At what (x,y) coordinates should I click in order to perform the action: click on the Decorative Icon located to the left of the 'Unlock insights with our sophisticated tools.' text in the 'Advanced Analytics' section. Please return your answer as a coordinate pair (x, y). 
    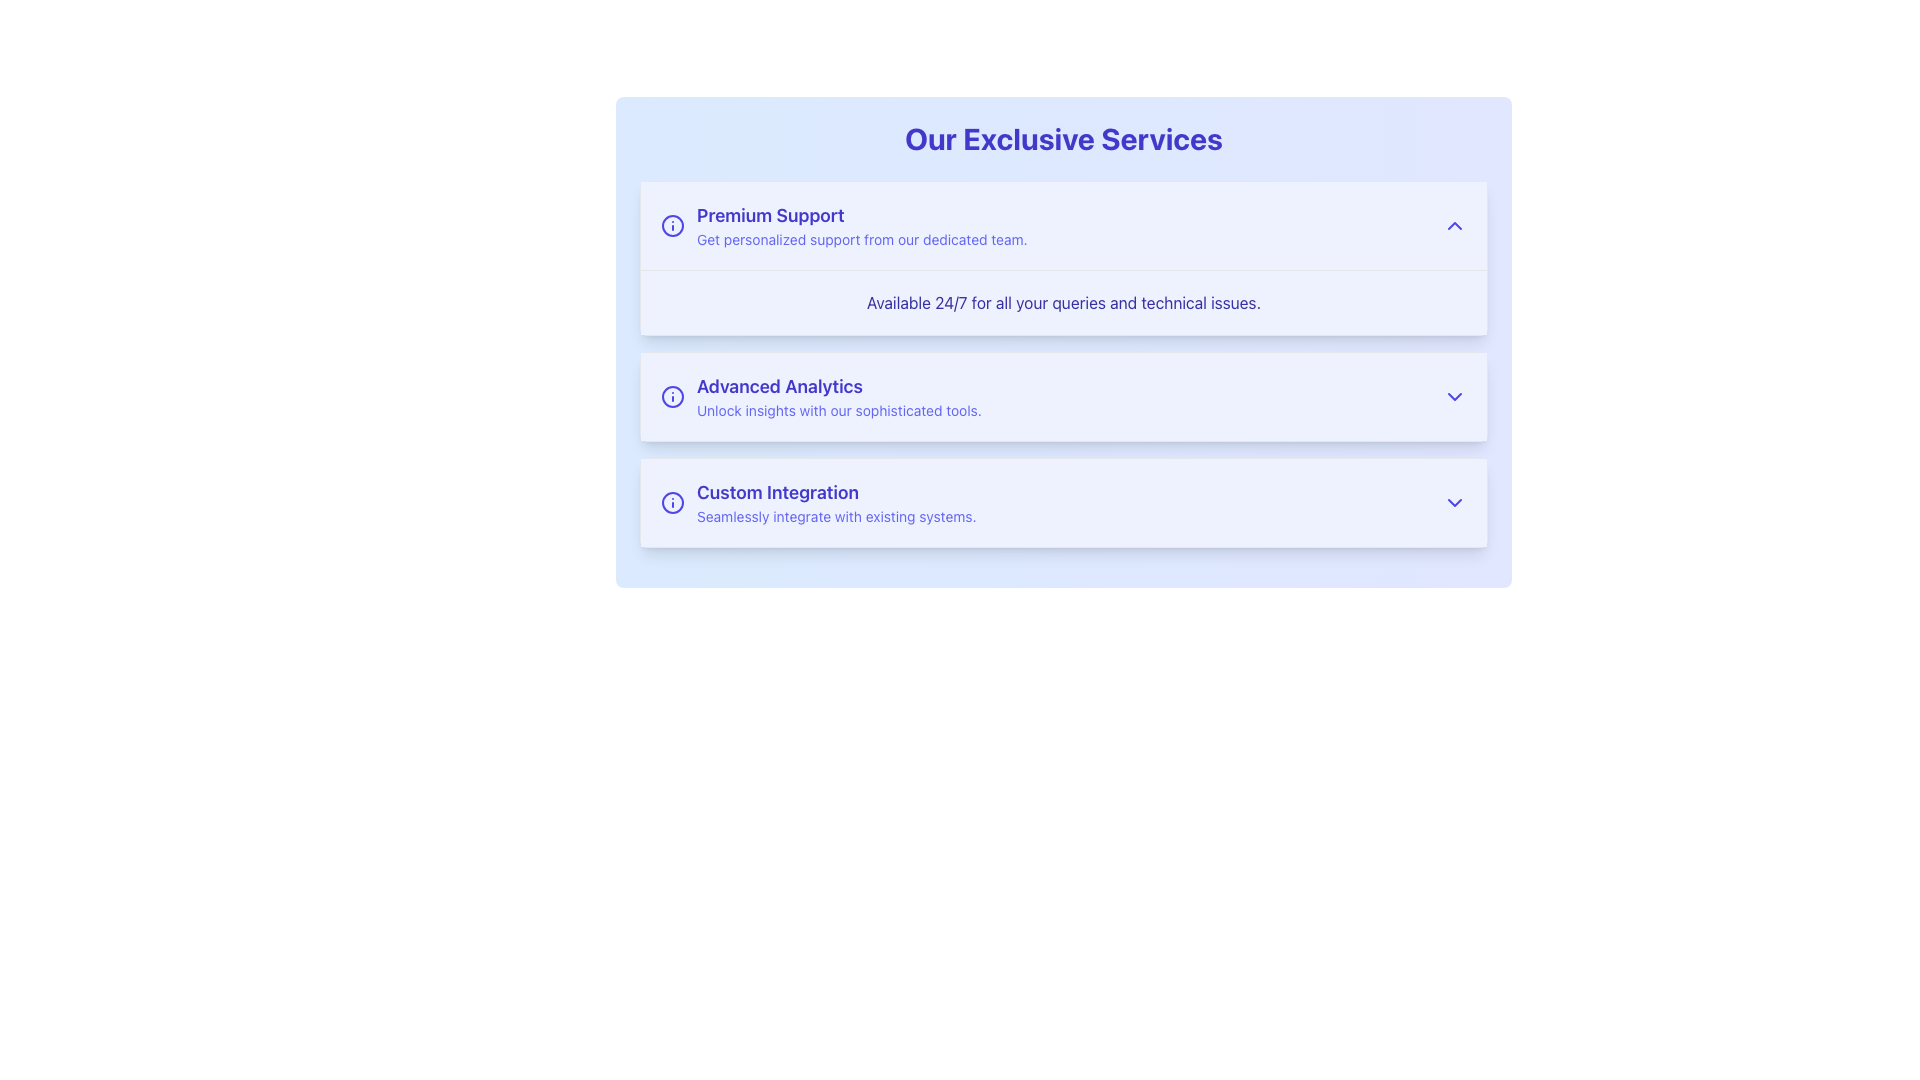
    Looking at the image, I should click on (672, 397).